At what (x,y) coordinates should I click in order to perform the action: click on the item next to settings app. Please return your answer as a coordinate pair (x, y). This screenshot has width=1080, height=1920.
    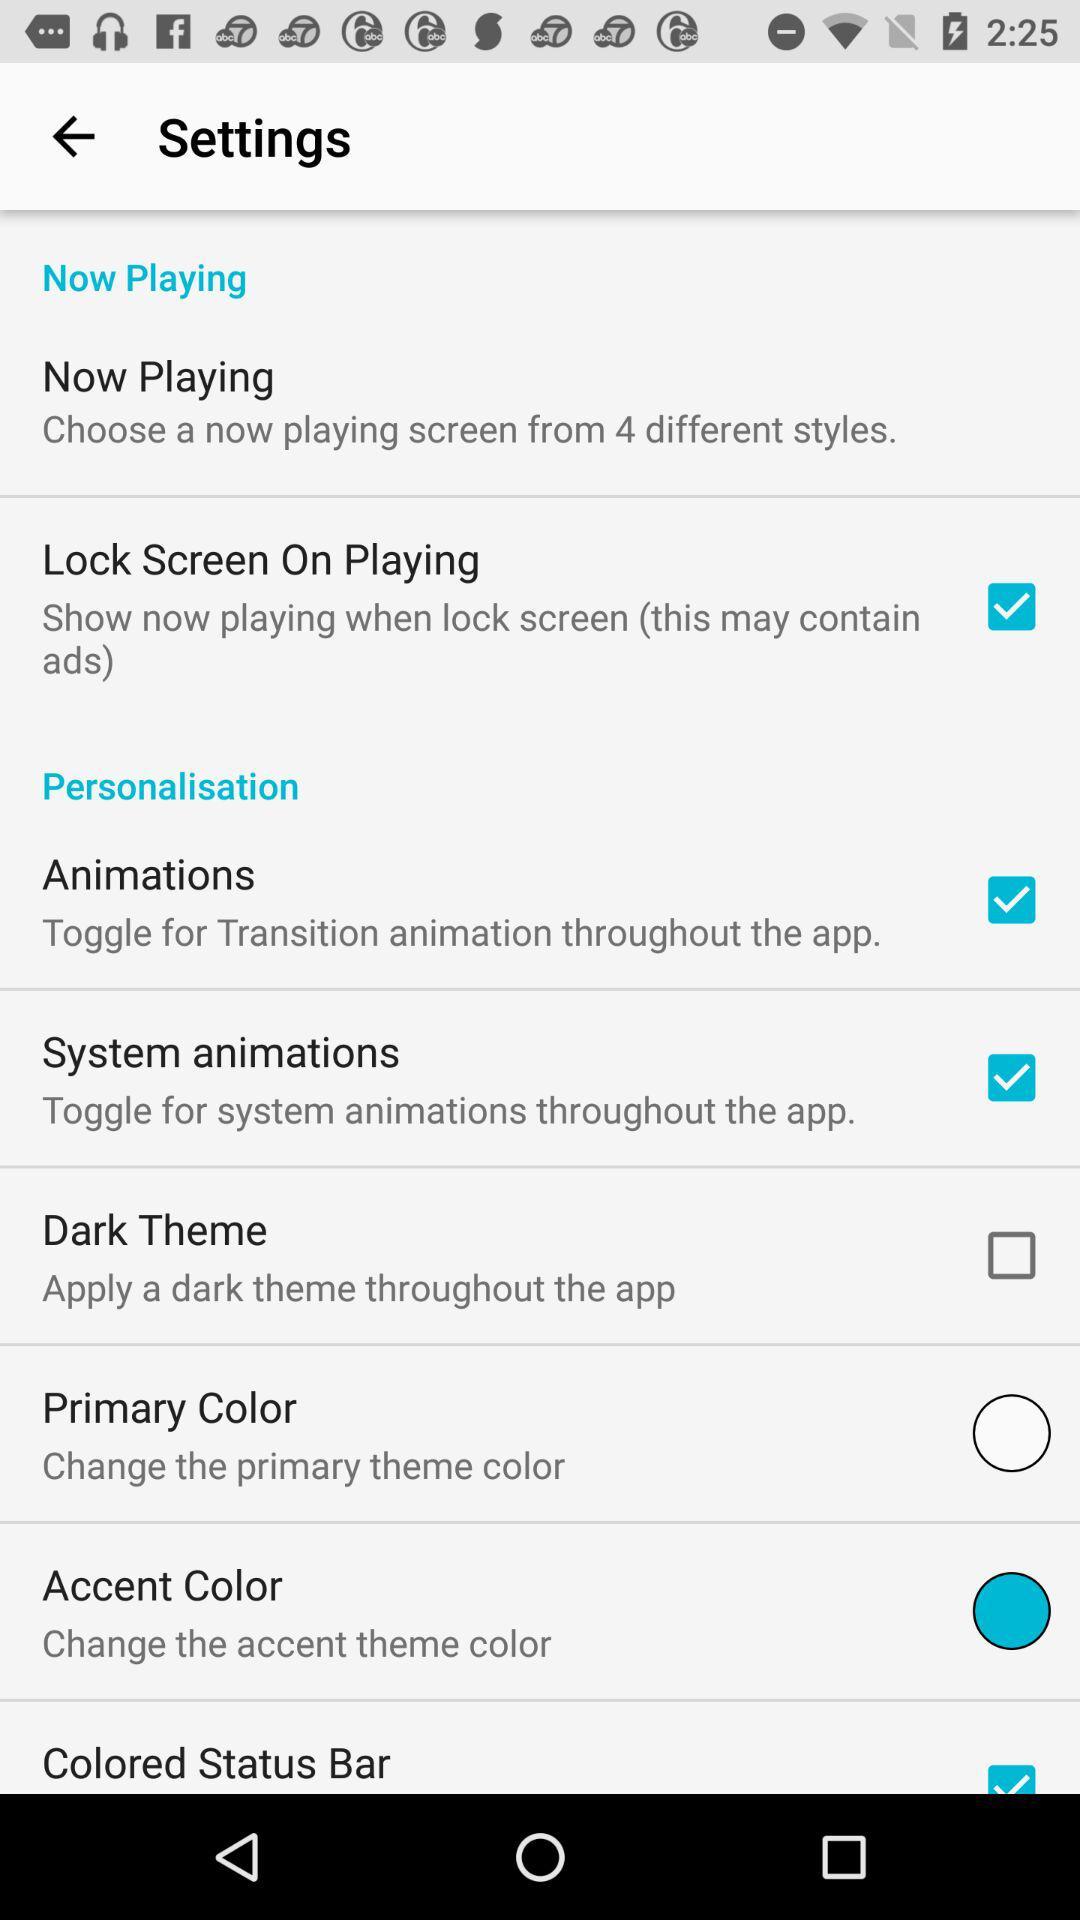
    Looking at the image, I should click on (72, 135).